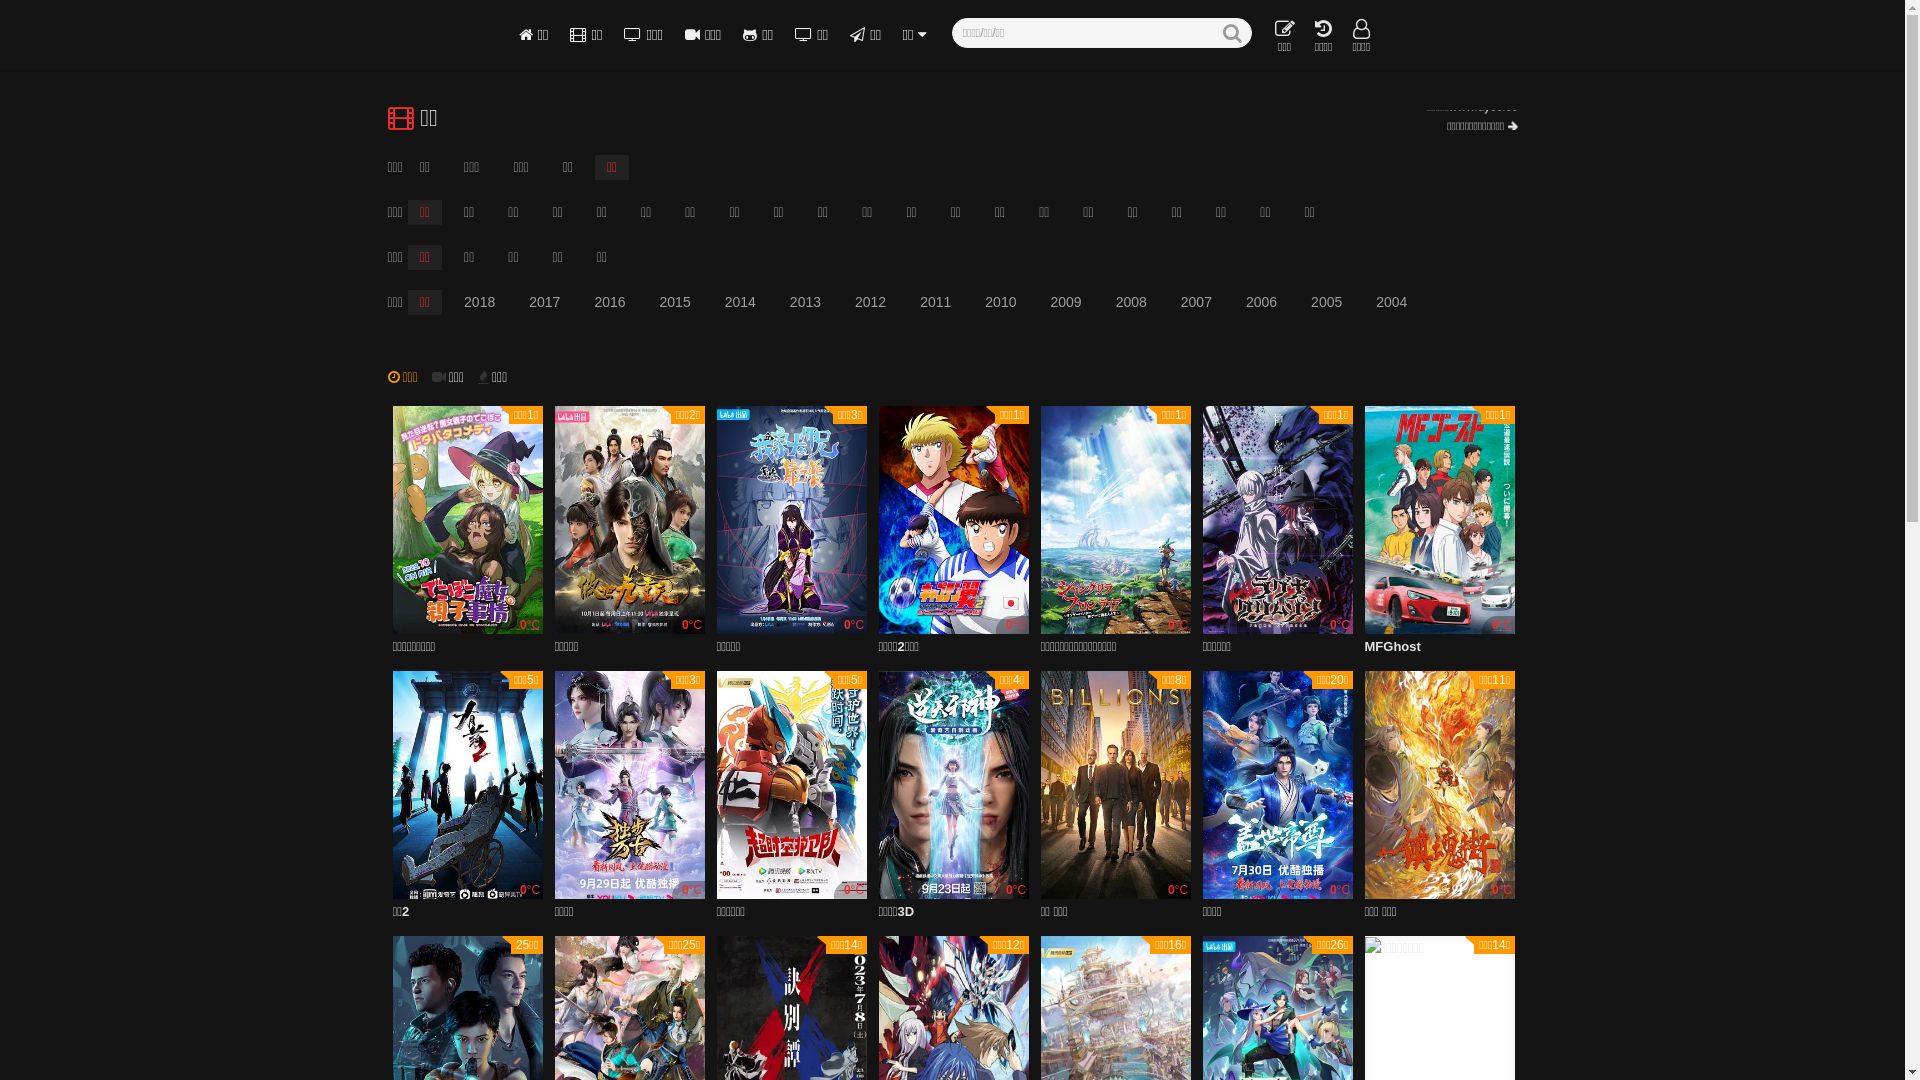 Image resolution: width=1920 pixels, height=1080 pixels. Describe the element at coordinates (675, 302) in the screenshot. I see `'2015'` at that location.